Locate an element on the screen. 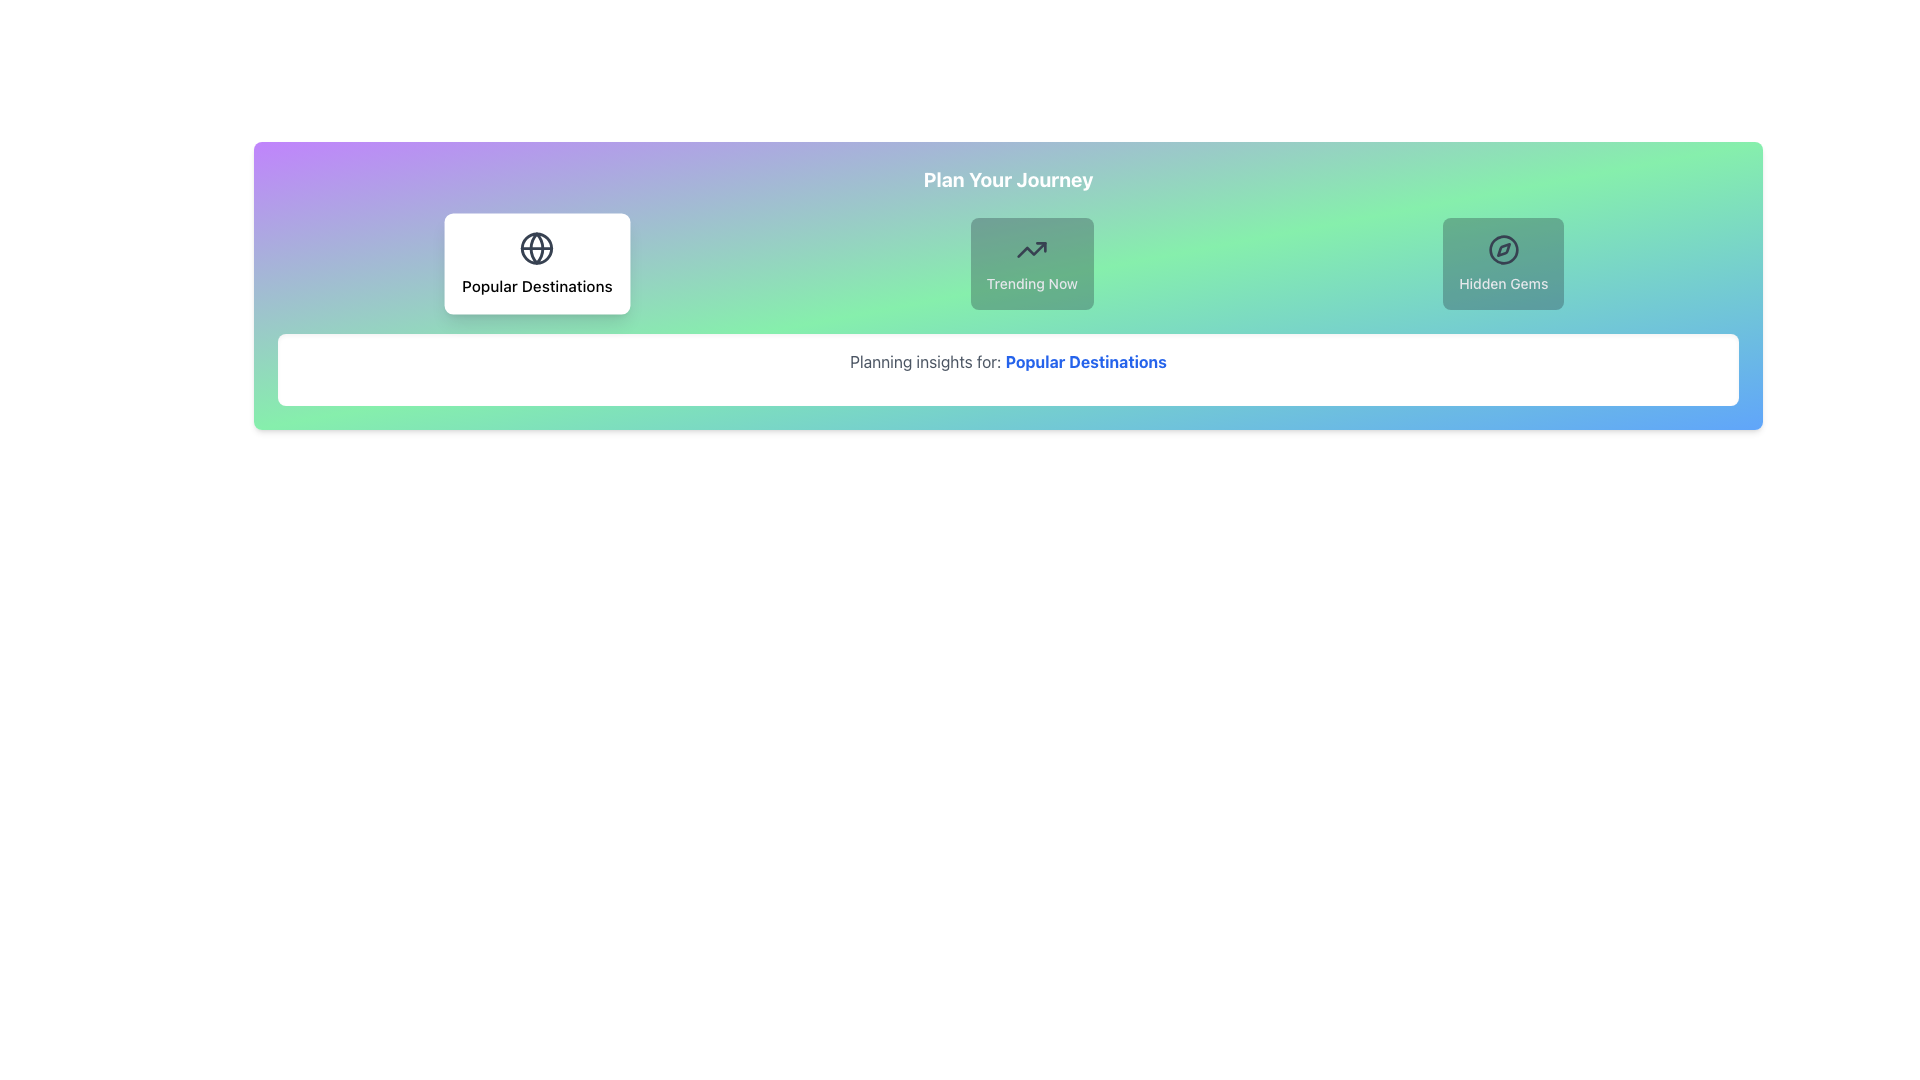  the centered text element displaying 'Planning insights for: Popular Destinations', which is located beneath the 'Plan Your Journey' title and has a bolder blue font for 'Popular Destinations' is located at coordinates (1008, 362).